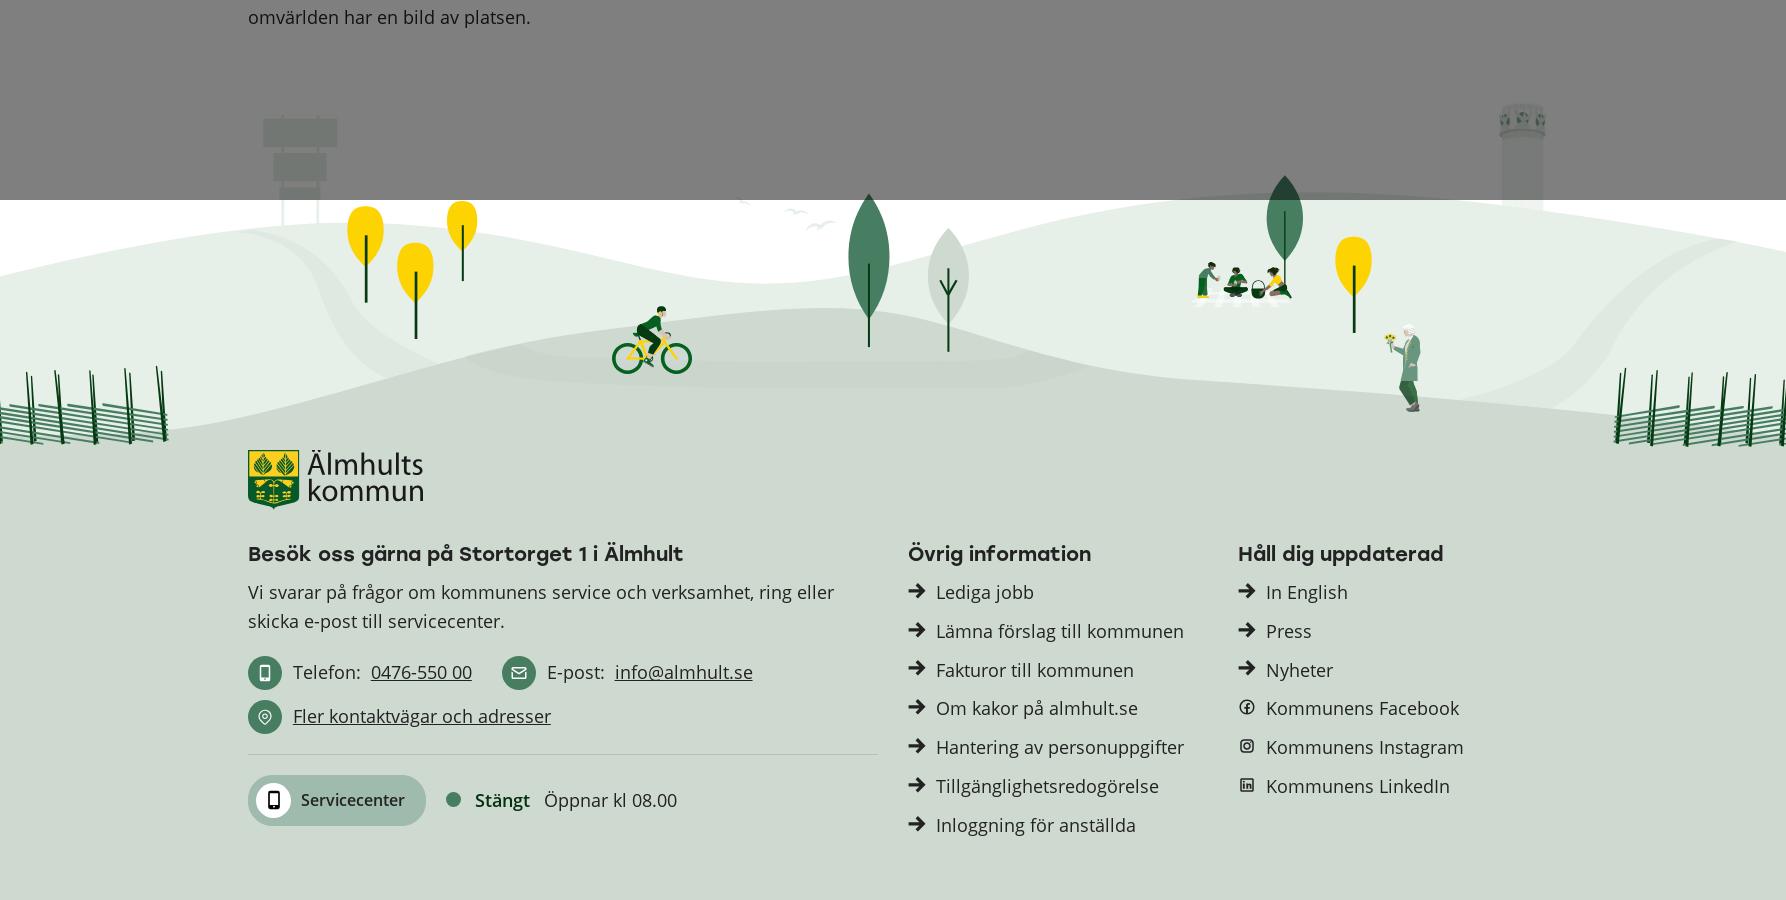 The image size is (1786, 900). I want to click on 'Hantering av personuppgifter', so click(1058, 746).